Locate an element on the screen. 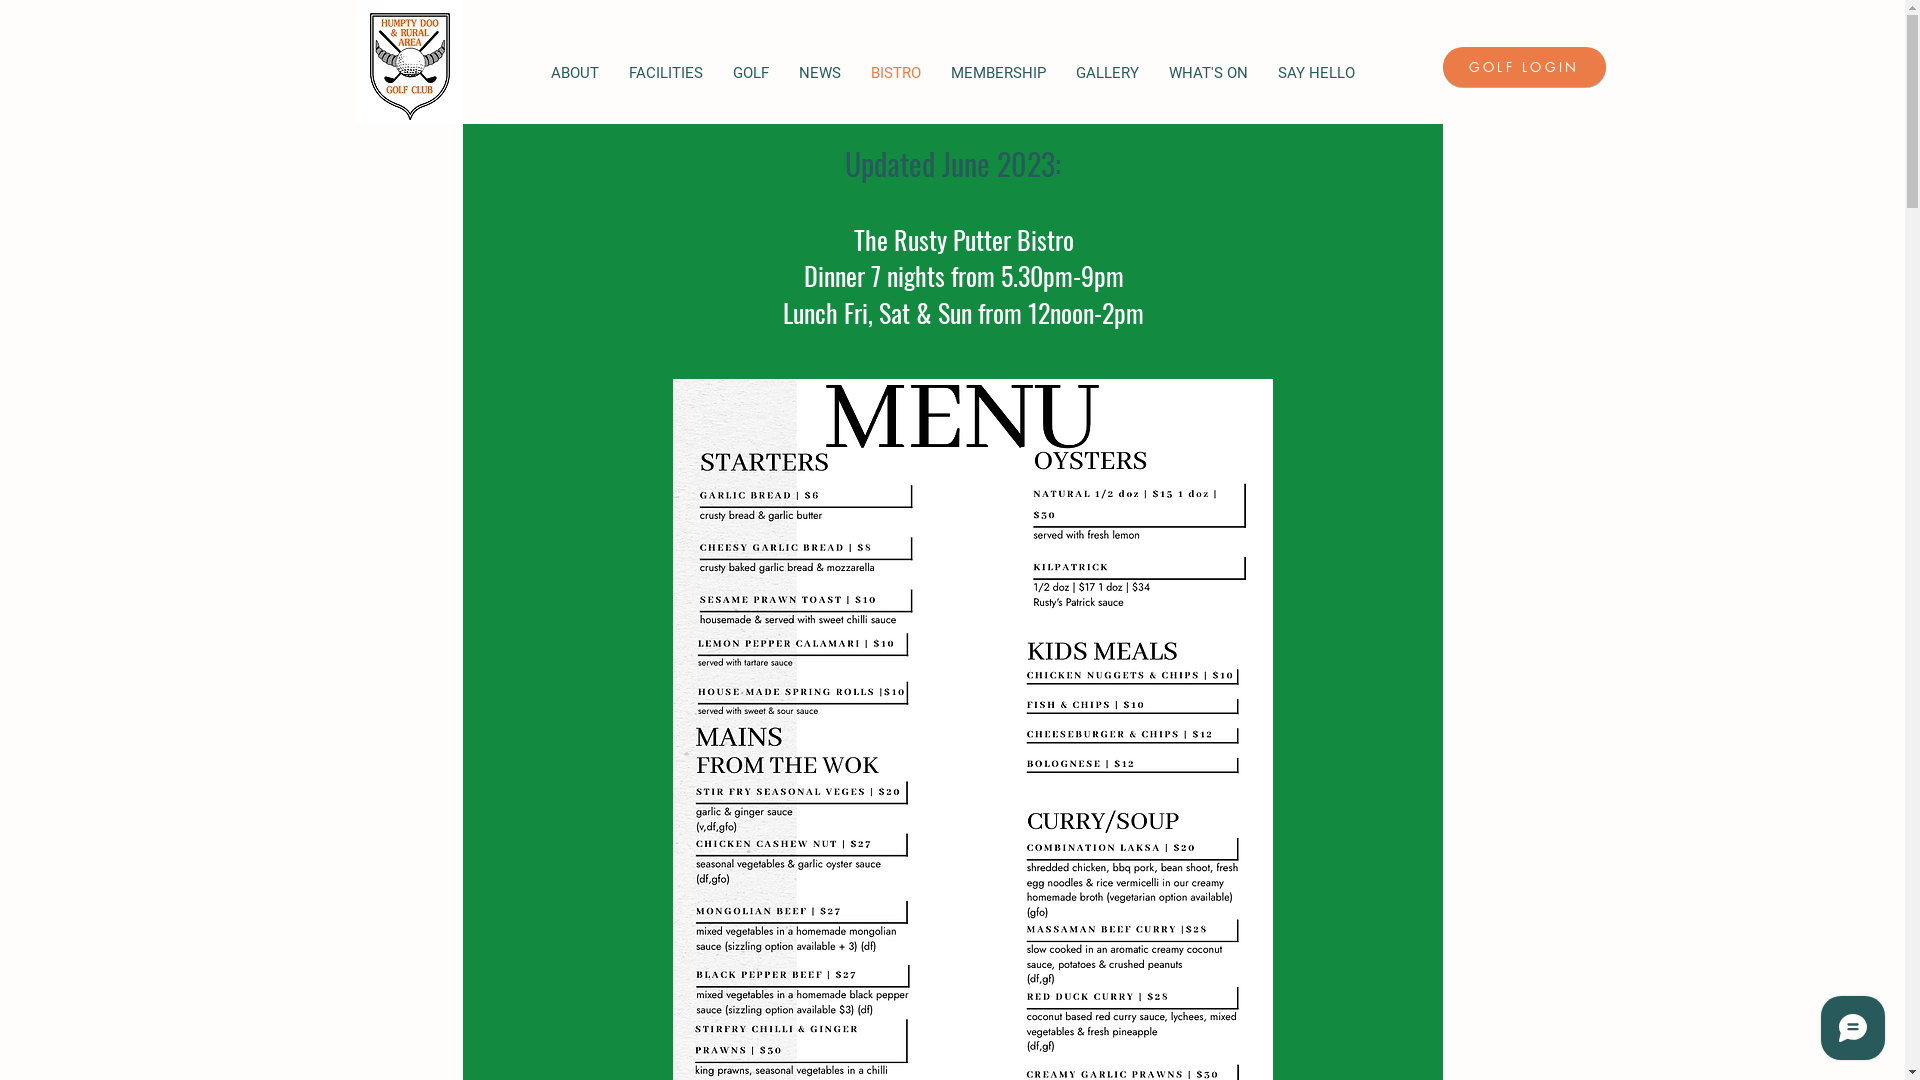  'GALLERY' is located at coordinates (1059, 72).